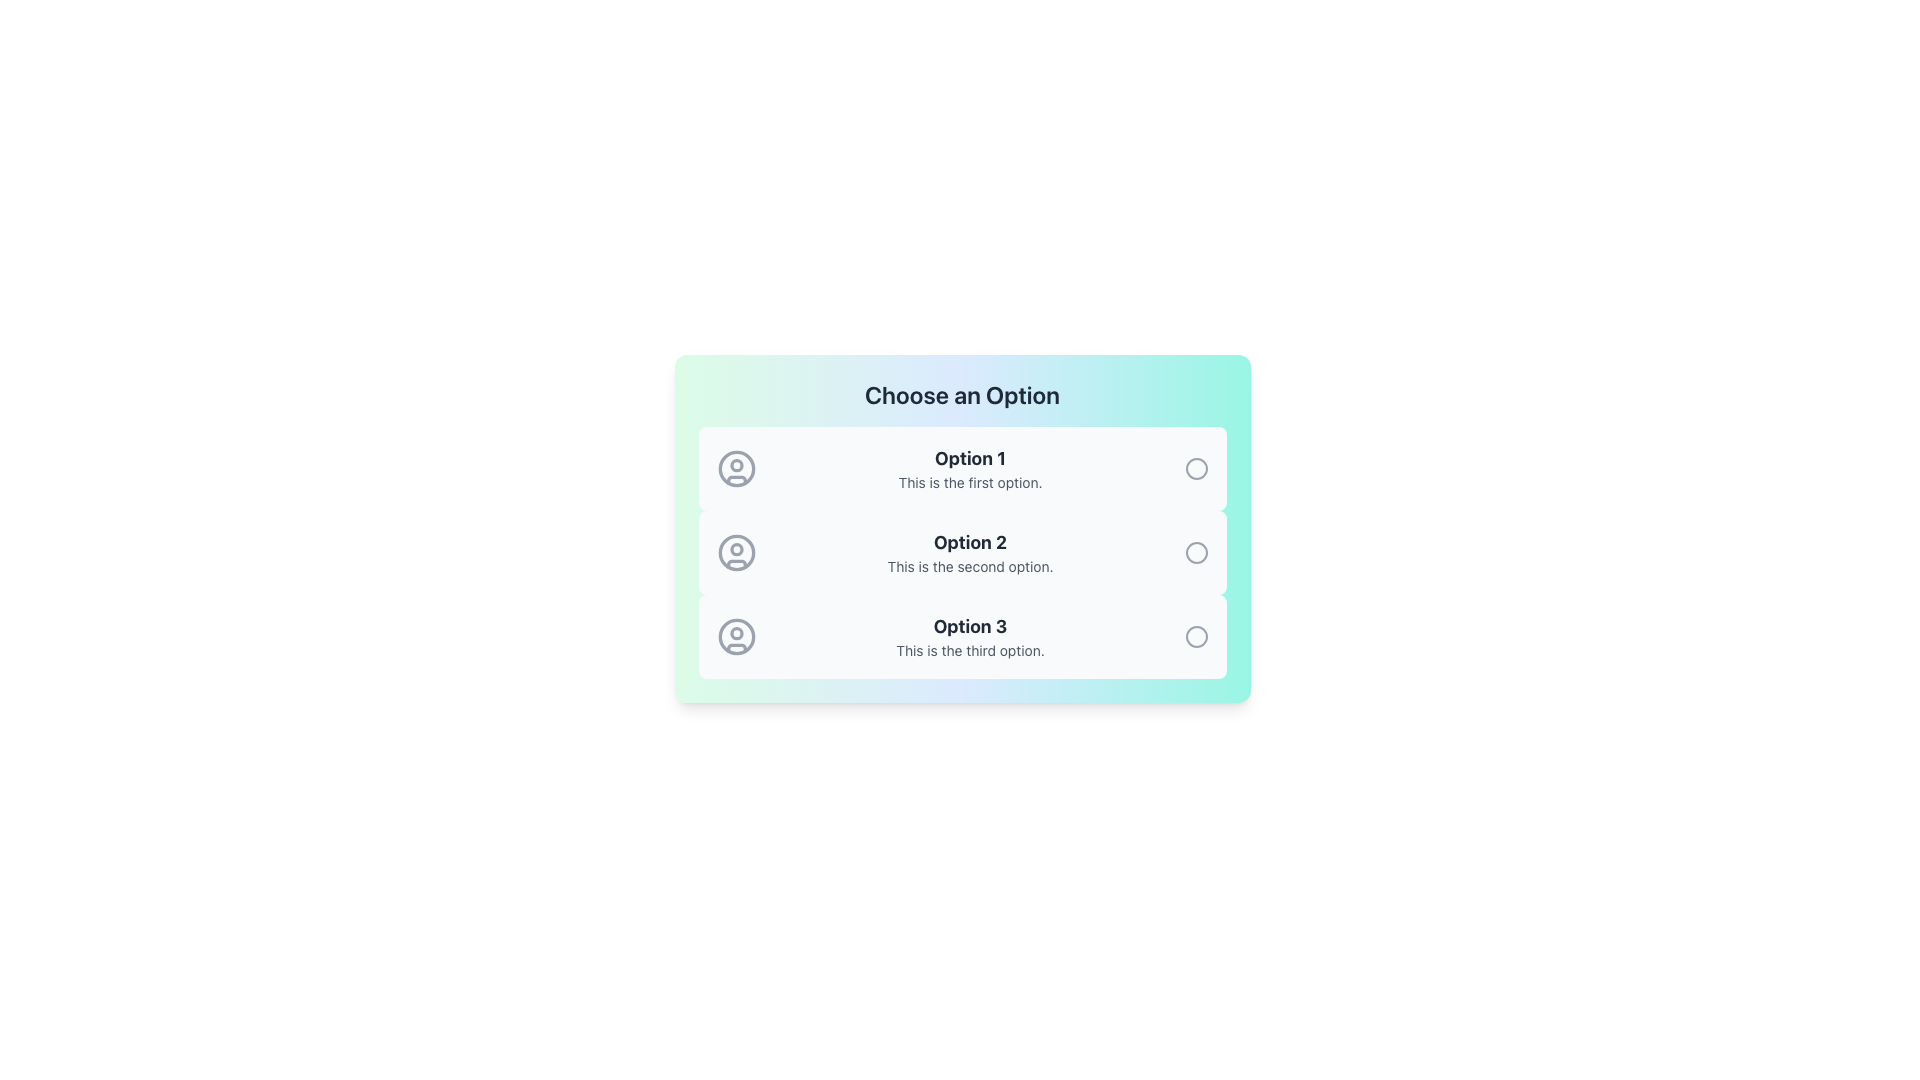  Describe the element at coordinates (970, 651) in the screenshot. I see `the static text providing descriptive information for the third option in a vertical list, located beneath 'Option 3'` at that location.